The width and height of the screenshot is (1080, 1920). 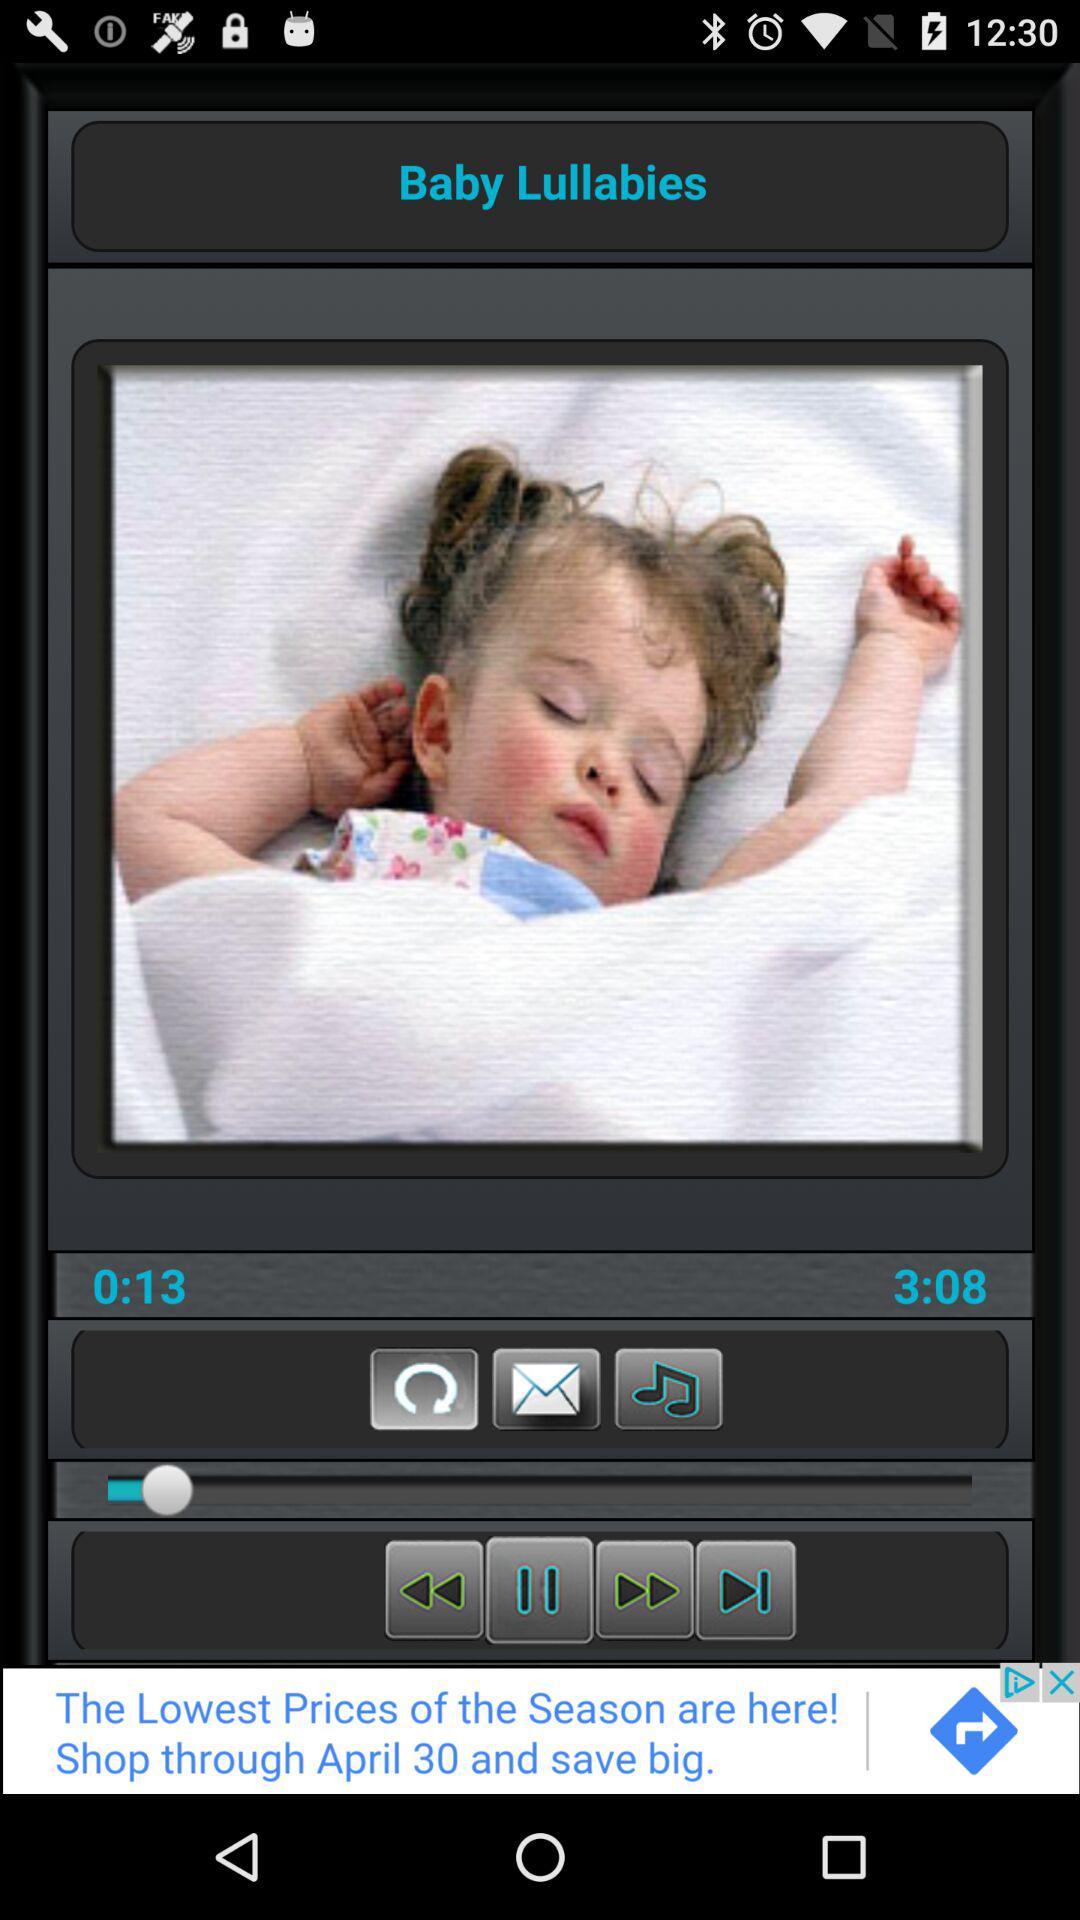 What do you see at coordinates (433, 1589) in the screenshot?
I see `rewind music` at bounding box center [433, 1589].